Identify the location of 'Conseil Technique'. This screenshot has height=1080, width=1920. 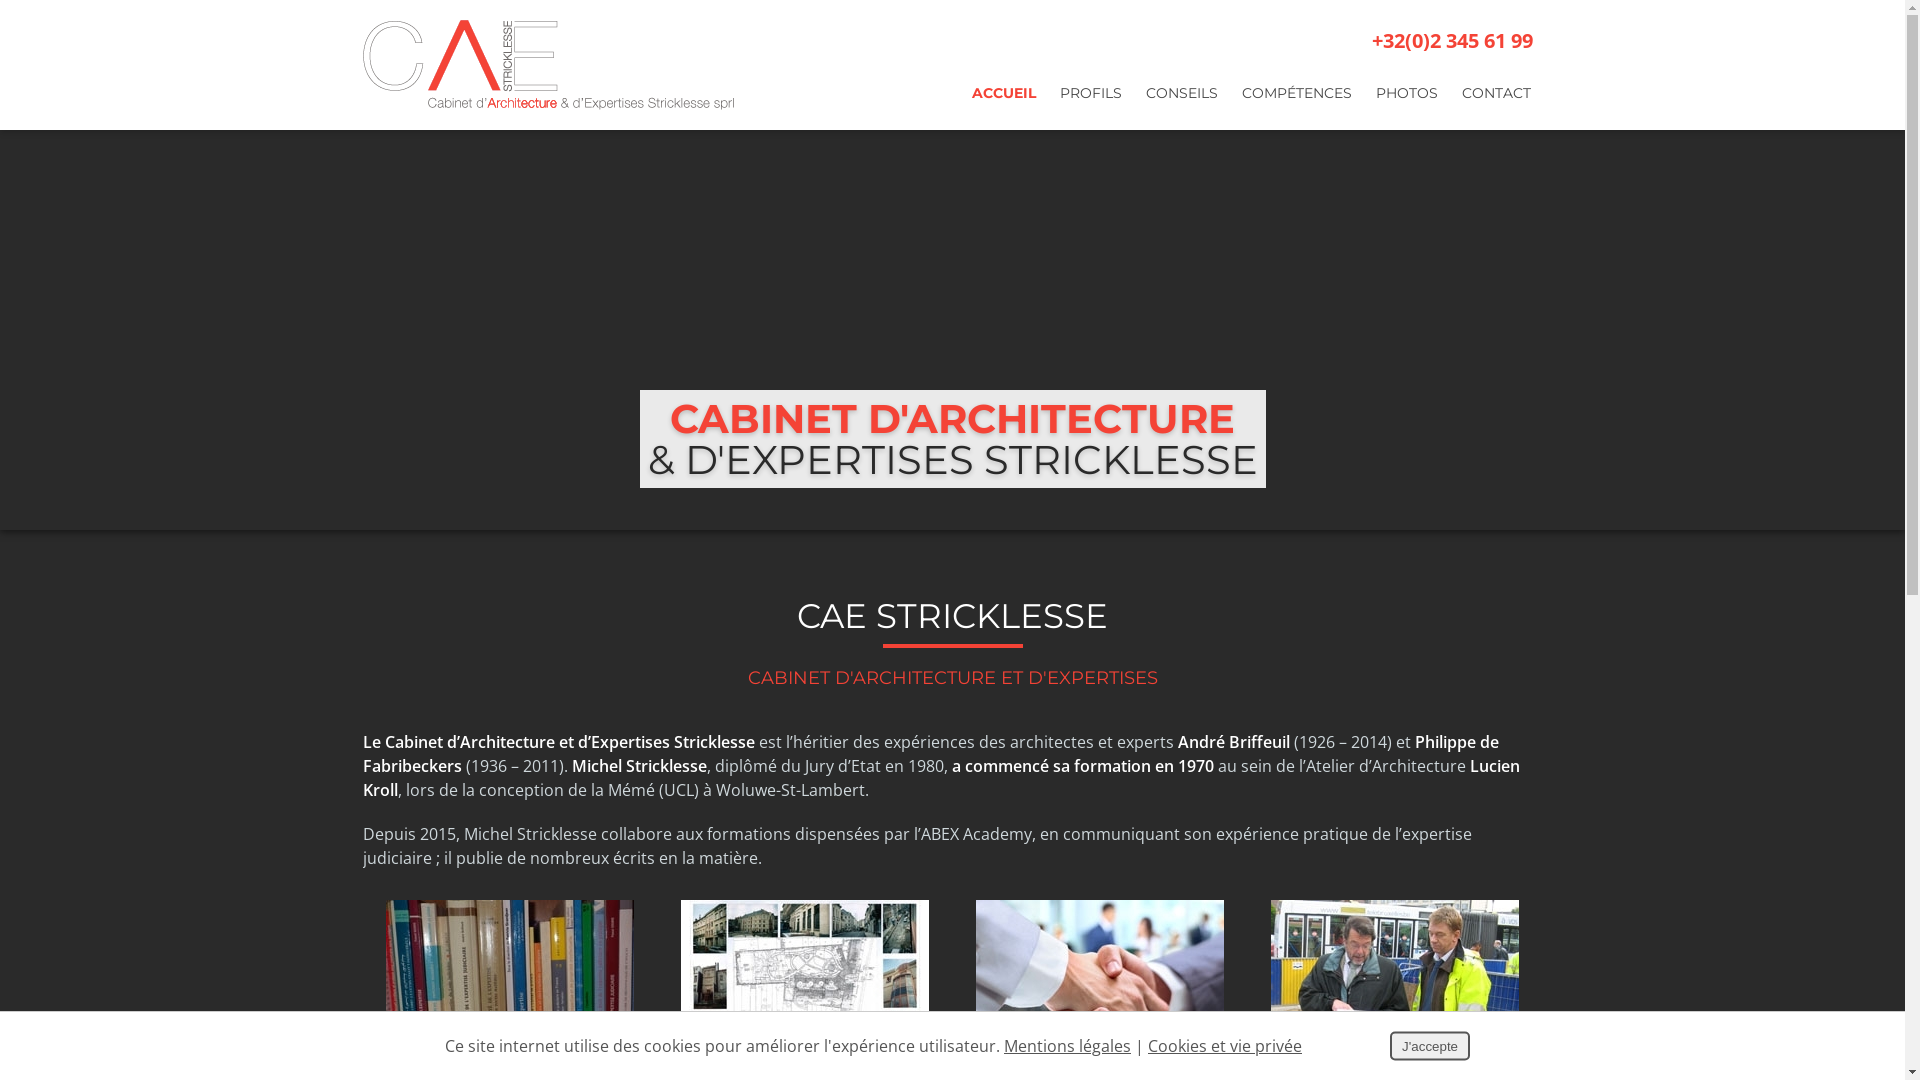
(1394, 982).